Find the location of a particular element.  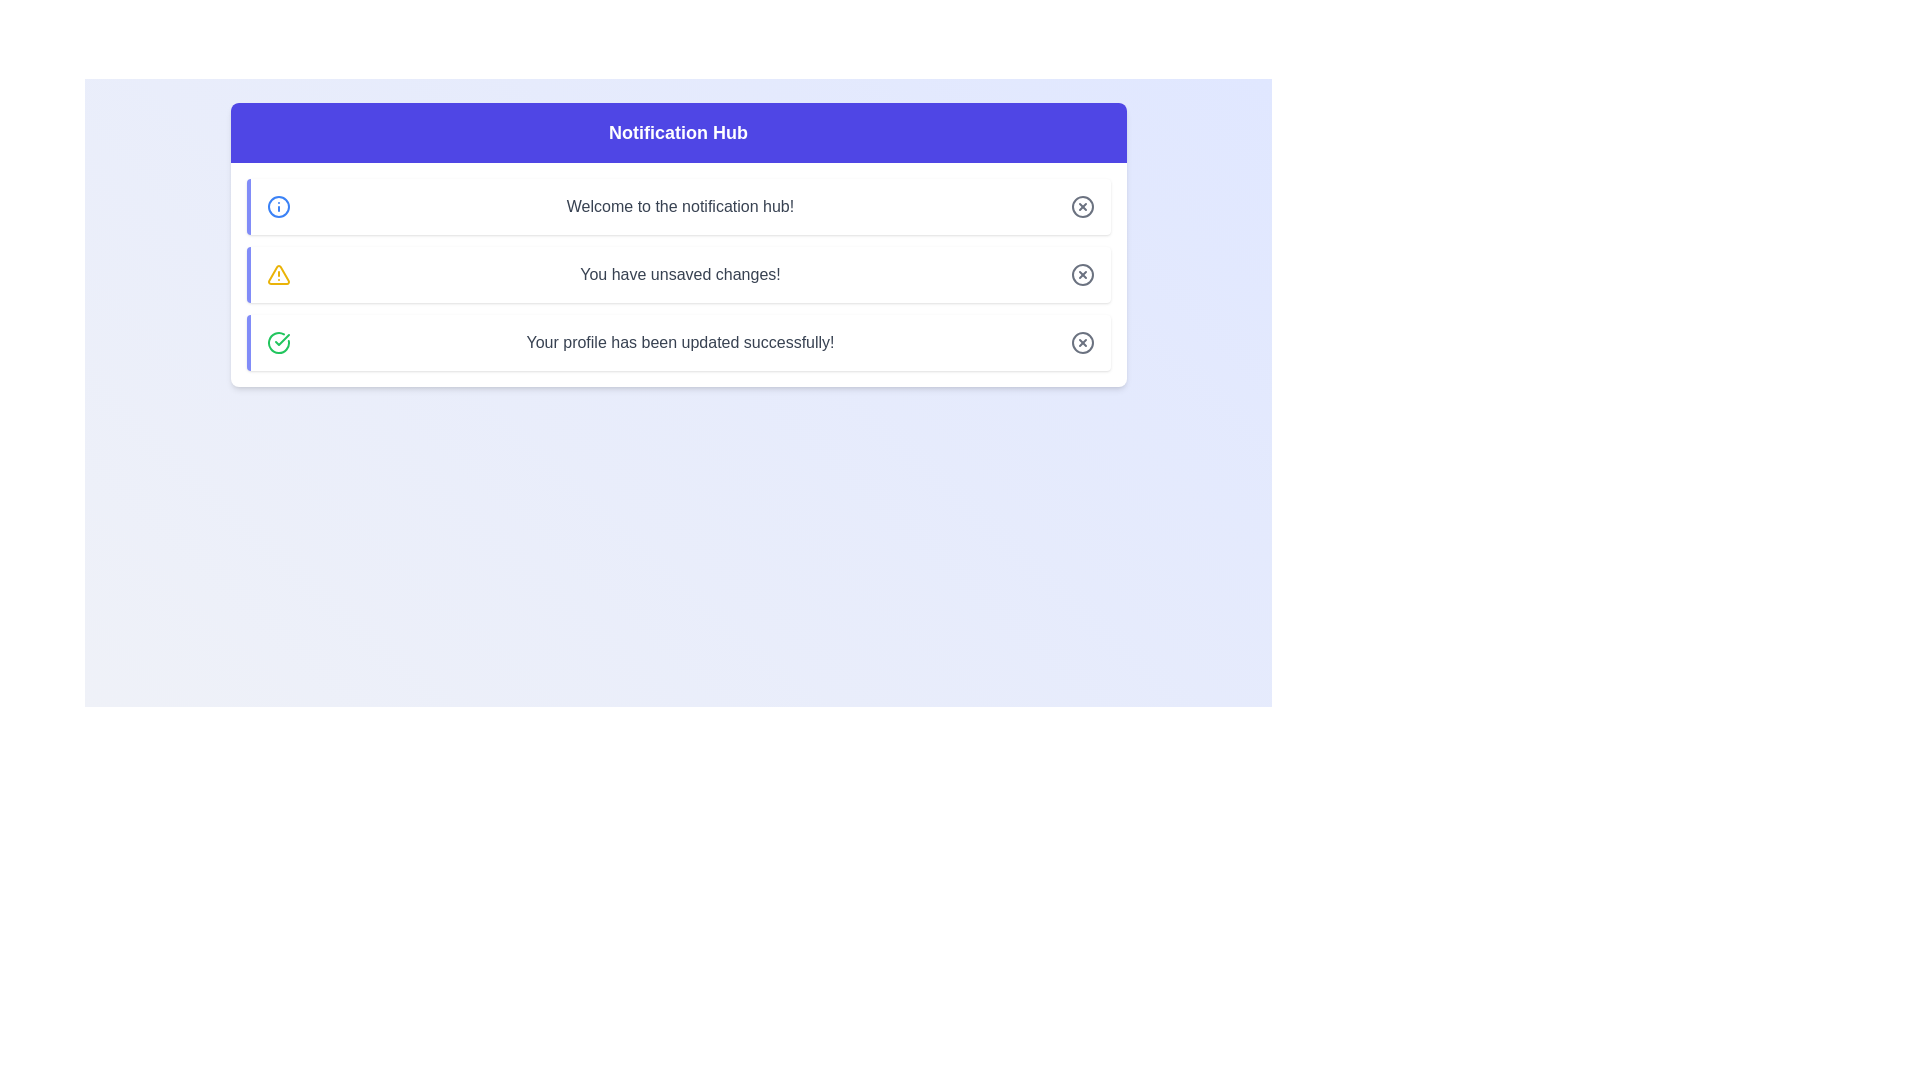

the circular icon with a center cross mark, which is part of the user notifications section, specifically located in the third notification item that indicates a successful profile update is located at coordinates (1081, 342).